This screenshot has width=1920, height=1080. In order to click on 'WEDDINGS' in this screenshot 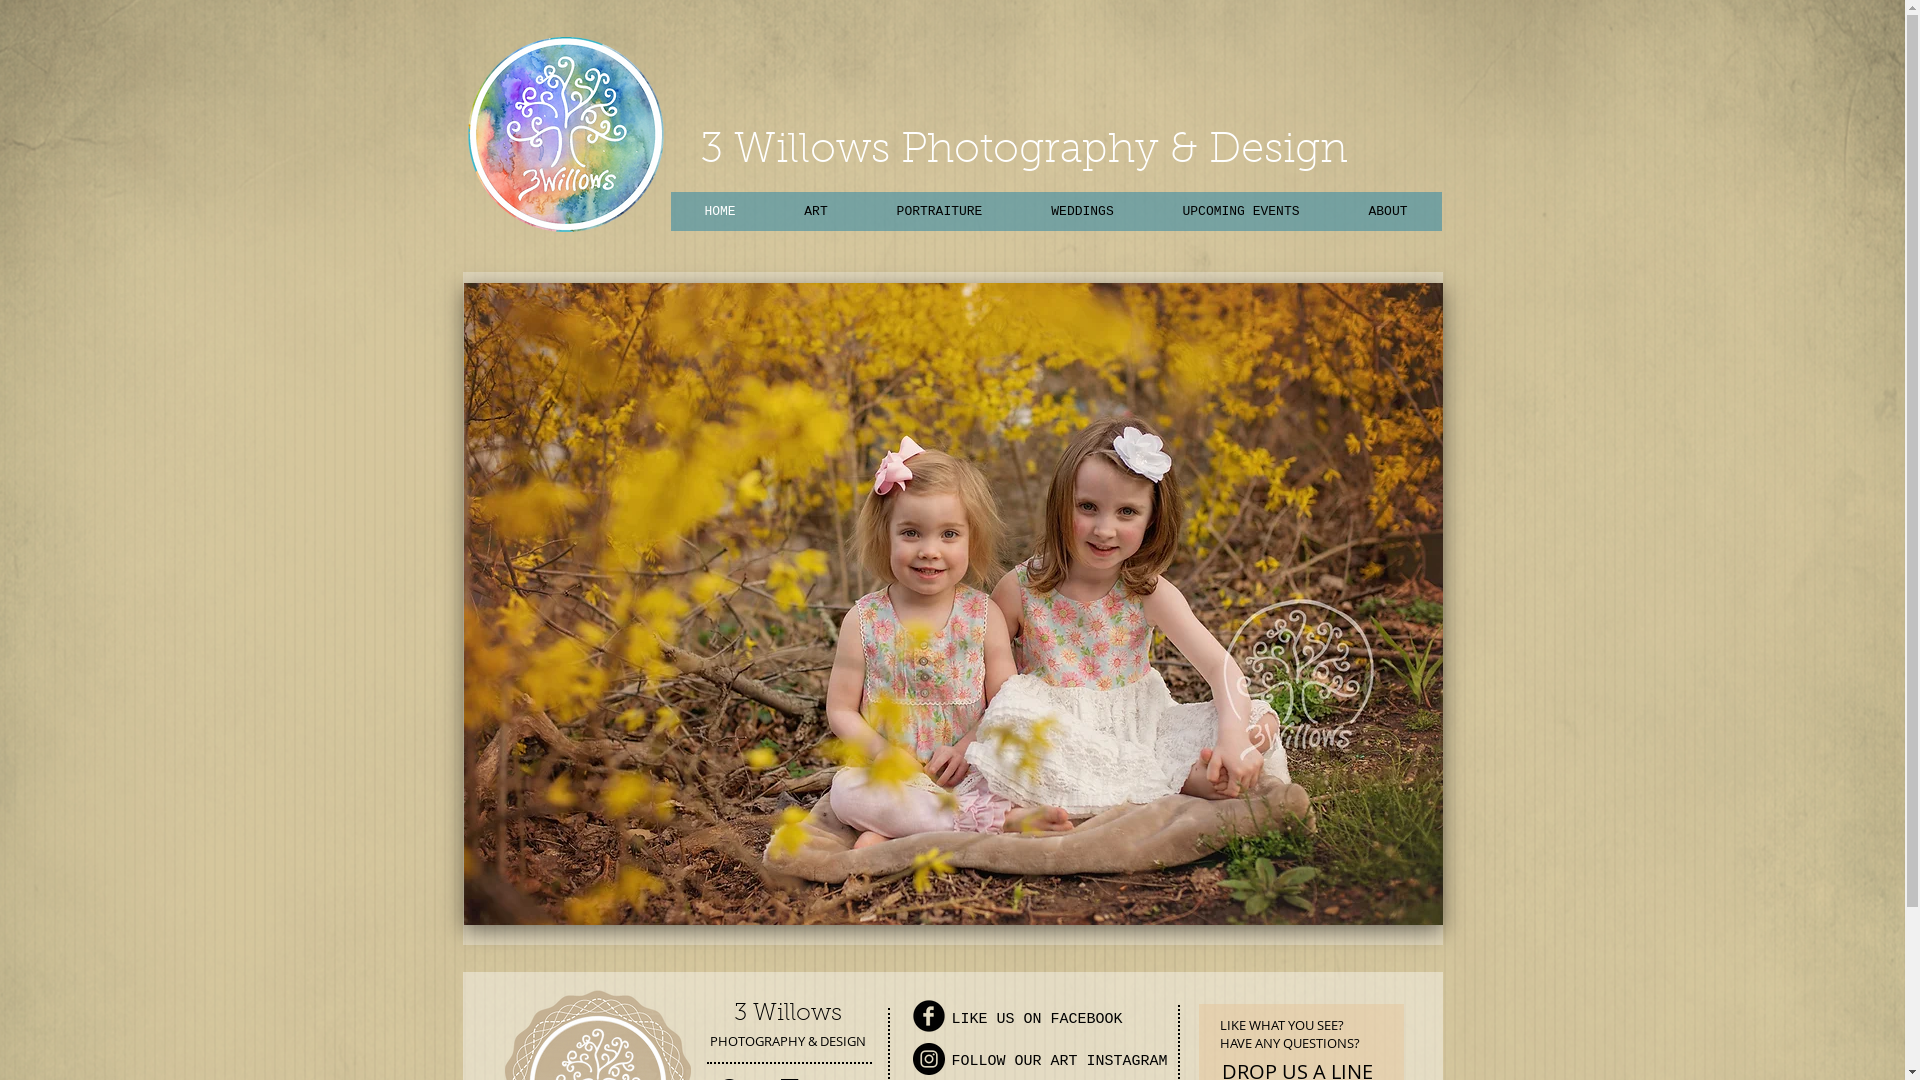, I will do `click(1080, 211)`.